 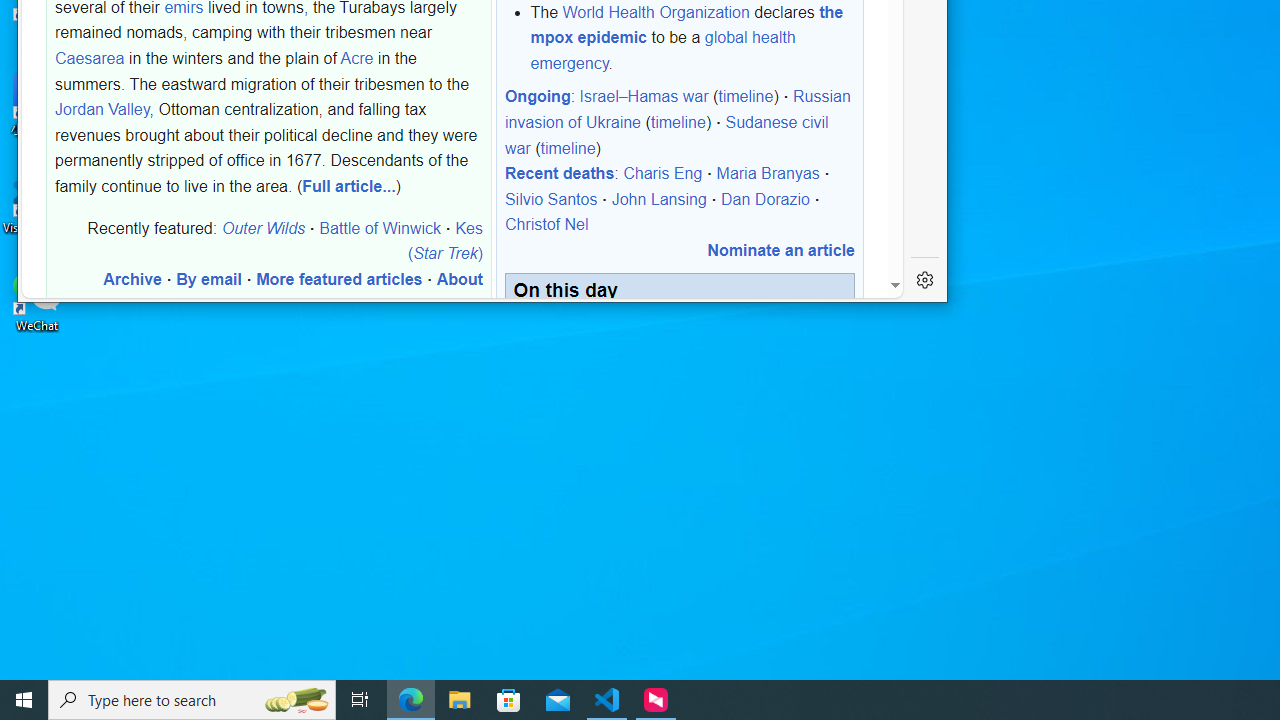 I want to click on 'About', so click(x=458, y=279).